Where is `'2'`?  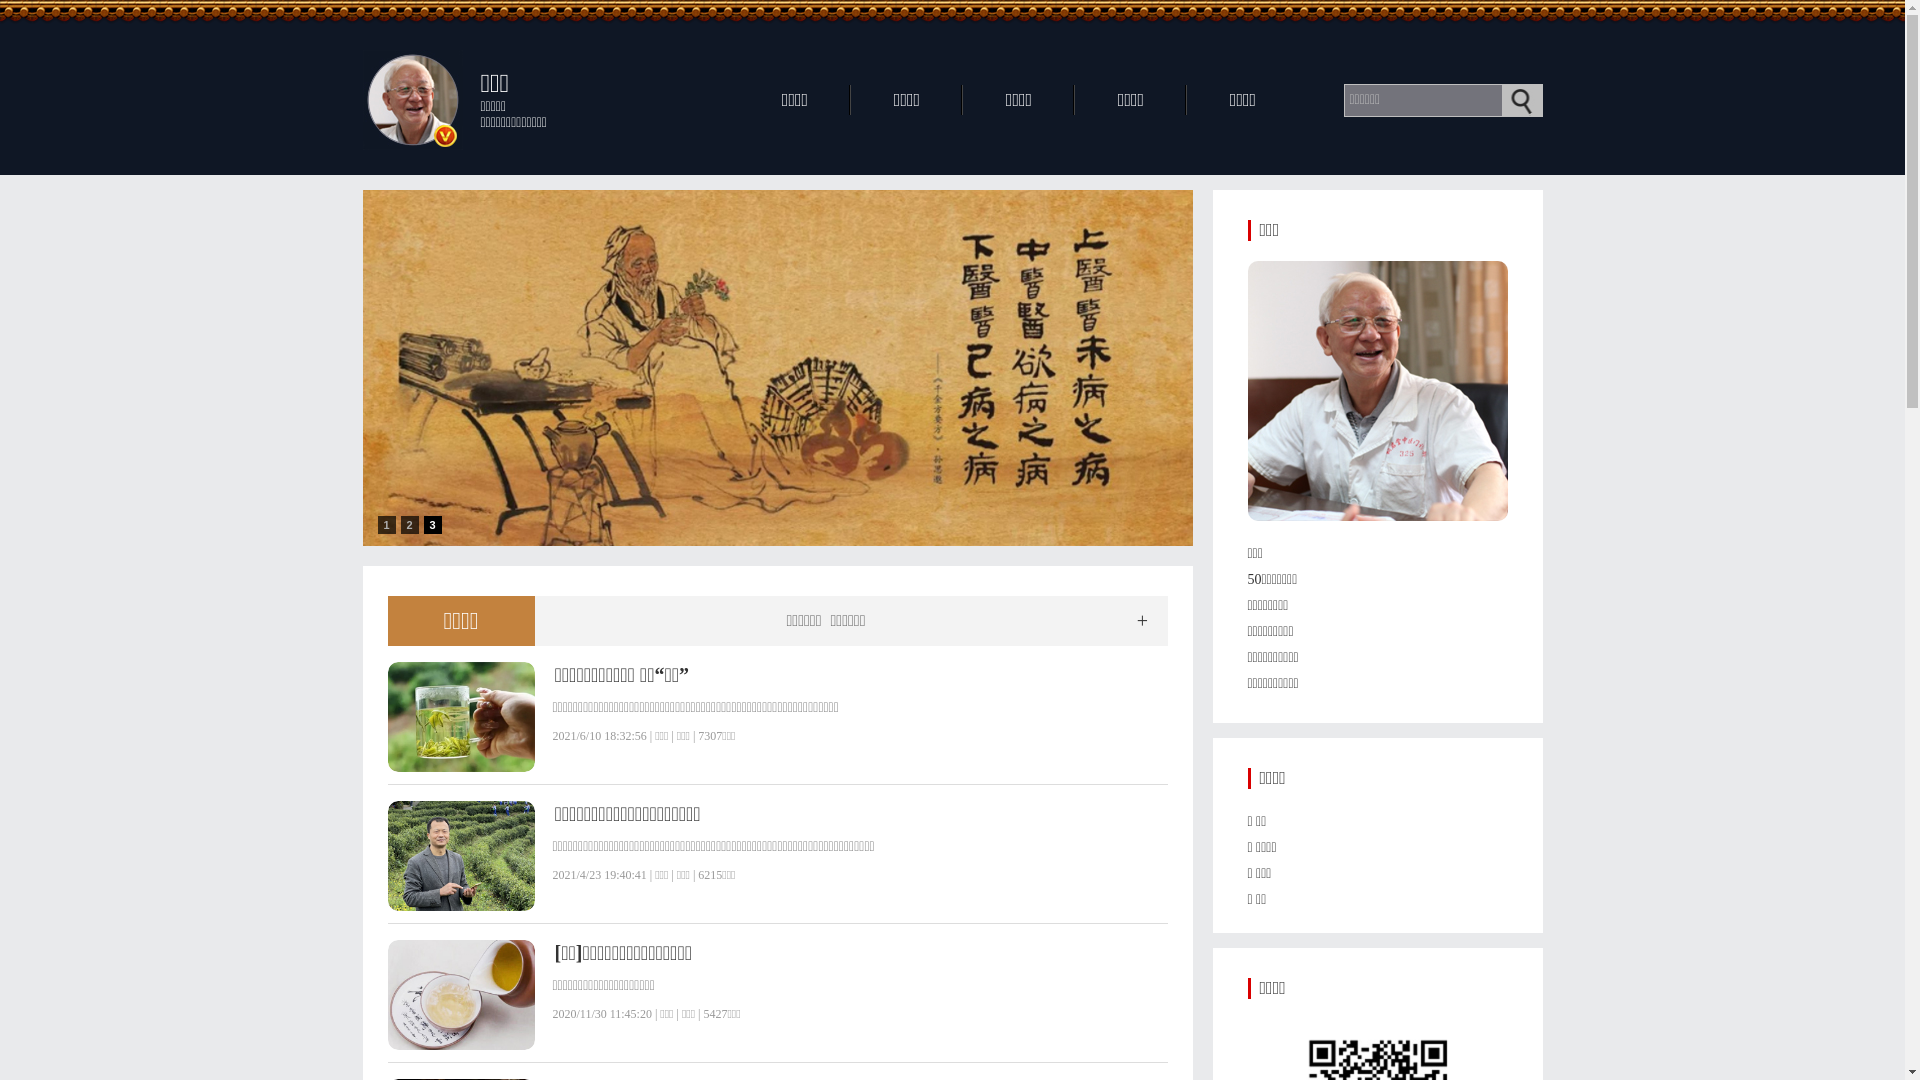 '2' is located at coordinates (407, 523).